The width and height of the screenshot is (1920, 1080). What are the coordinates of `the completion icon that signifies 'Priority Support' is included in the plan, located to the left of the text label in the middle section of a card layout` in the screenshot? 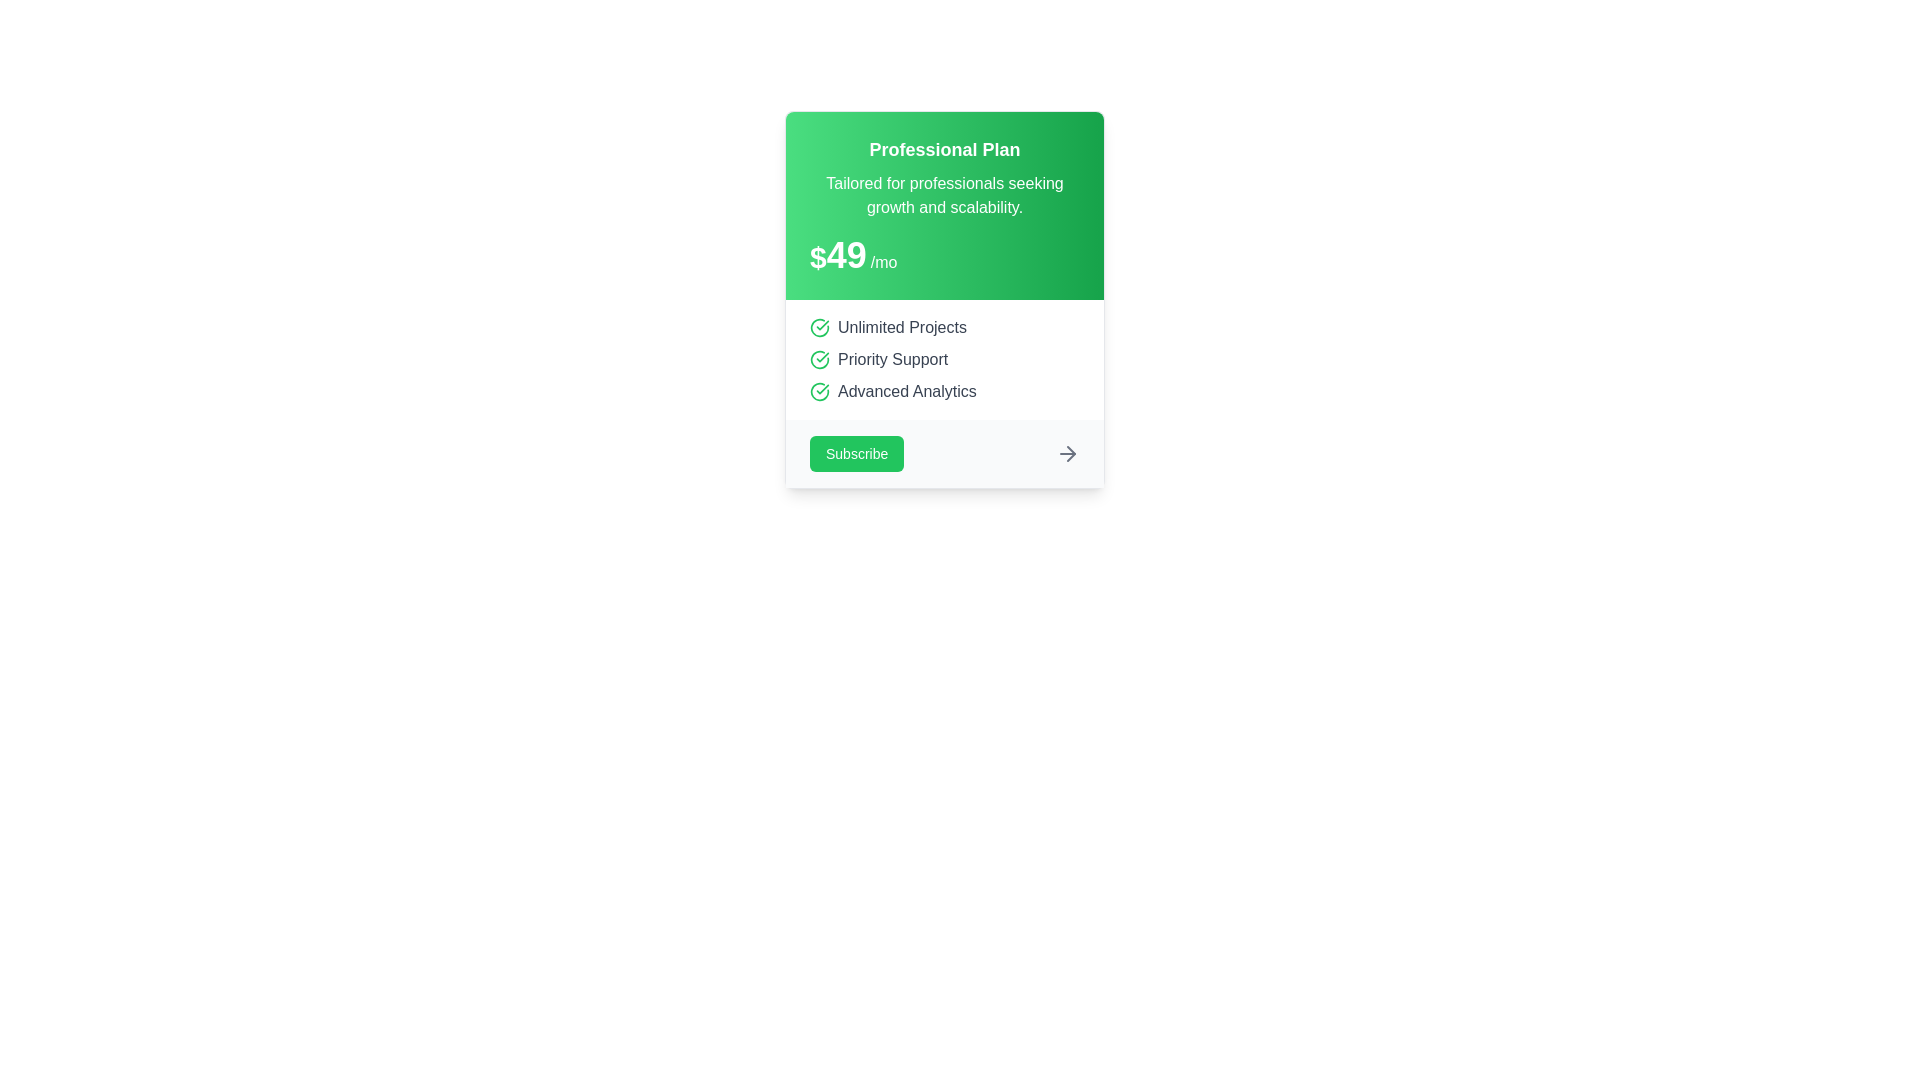 It's located at (820, 358).